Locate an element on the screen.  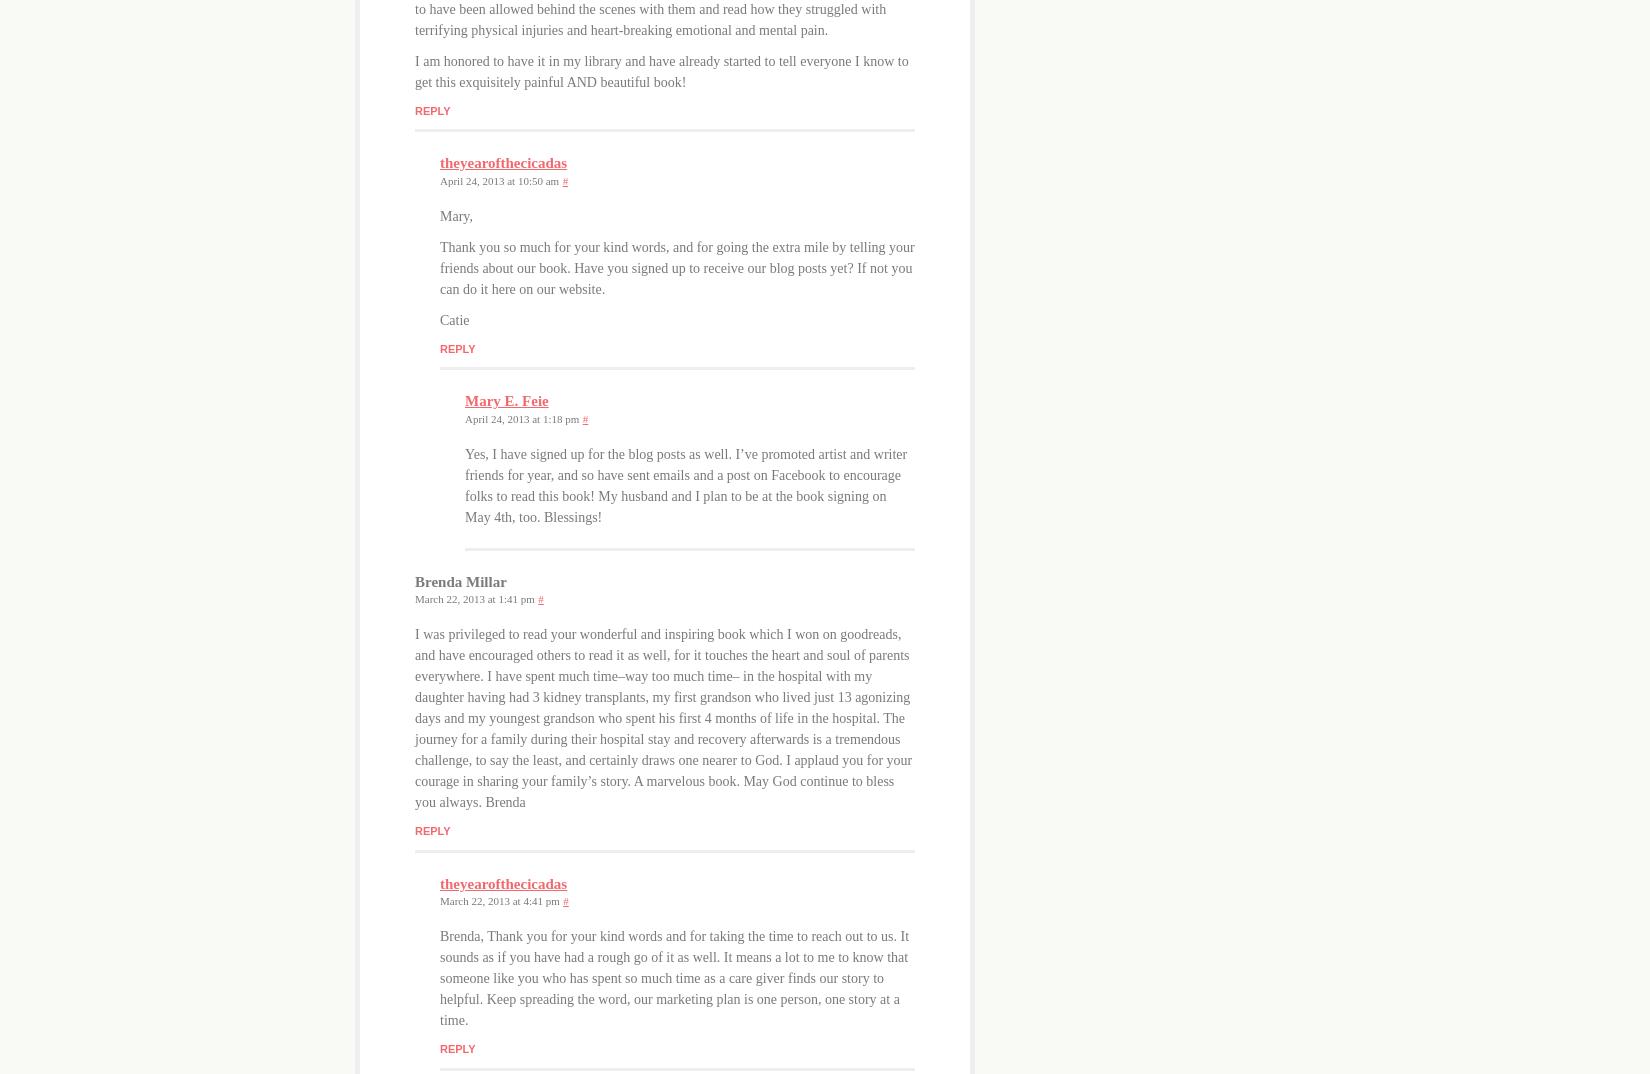
'April 24, 2013 at 10:50 am' is located at coordinates (498, 180).